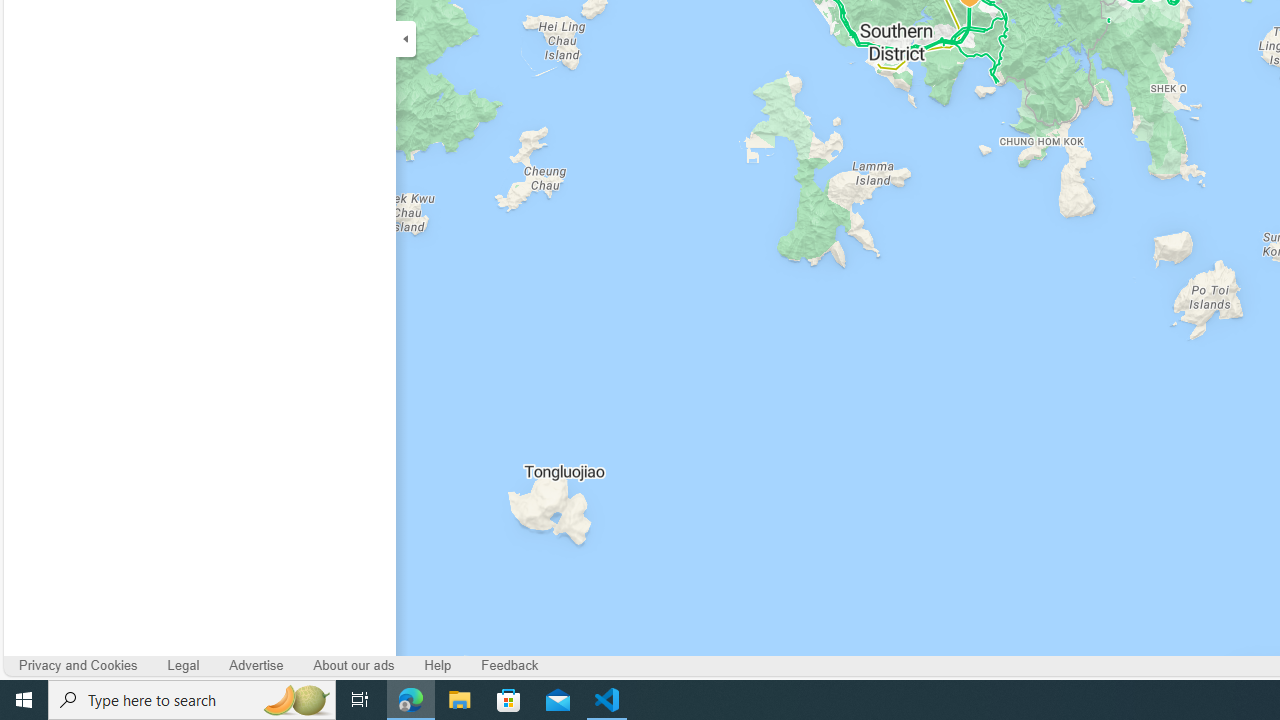 The image size is (1280, 720). Describe the element at coordinates (437, 666) in the screenshot. I see `'Help'` at that location.